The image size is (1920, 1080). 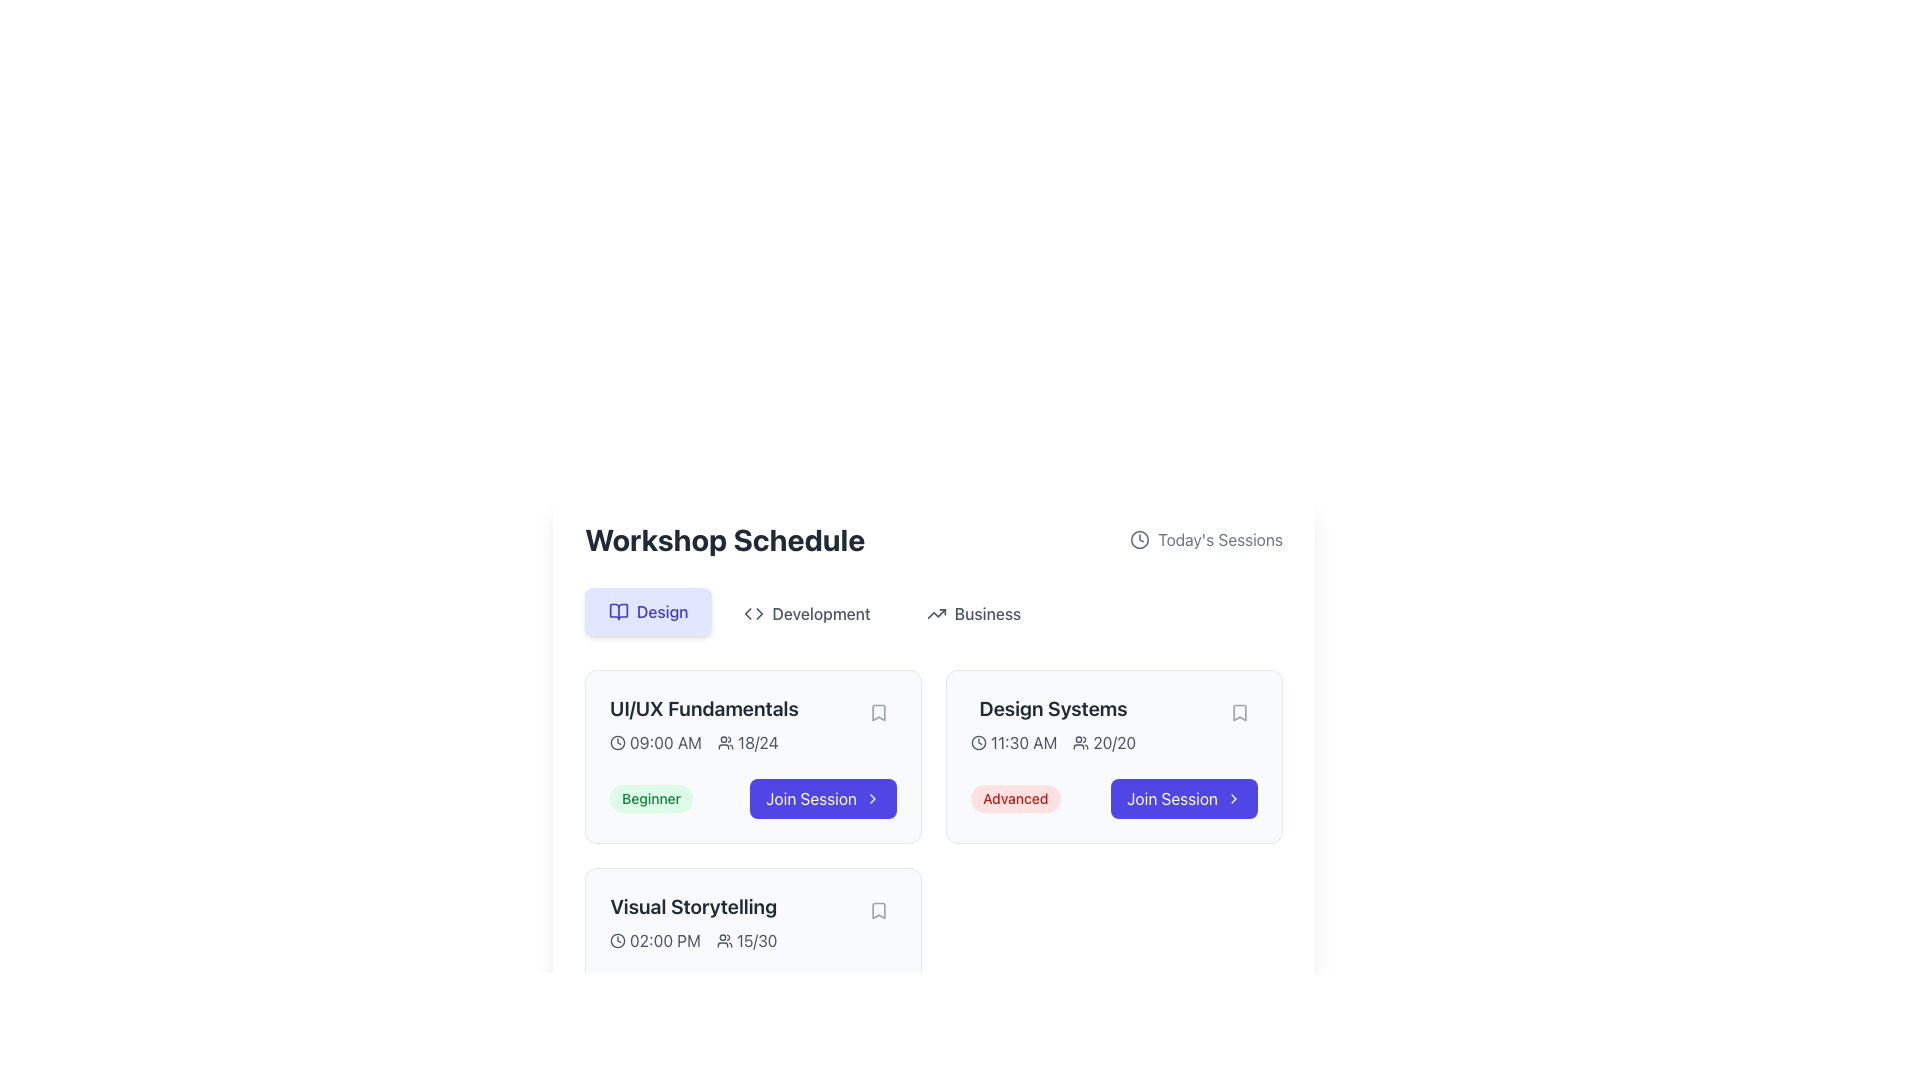 I want to click on the label indicating the difficulty level of the workshop located in the bottom-left area of the card under 'UI/UX Fundamentals', near the 'Join Session' button, so click(x=651, y=797).